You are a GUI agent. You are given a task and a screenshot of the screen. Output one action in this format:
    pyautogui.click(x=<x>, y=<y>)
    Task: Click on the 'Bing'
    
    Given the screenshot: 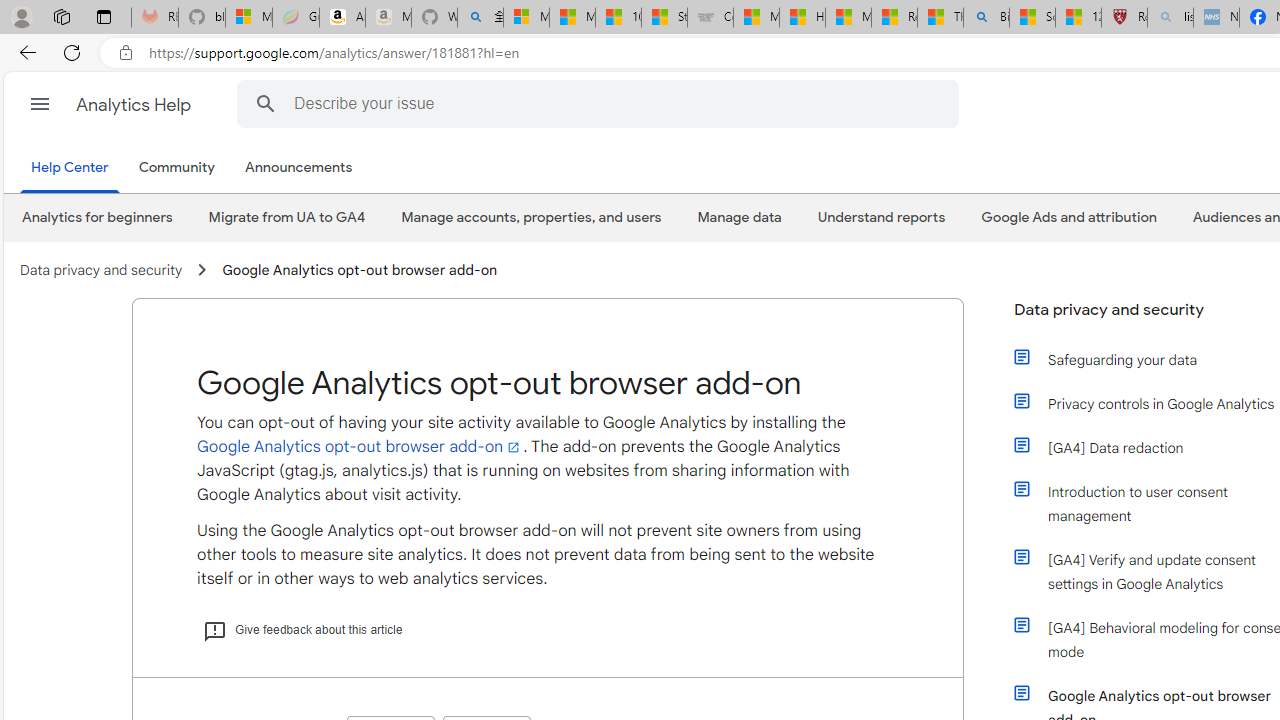 What is the action you would take?
    pyautogui.click(x=986, y=17)
    